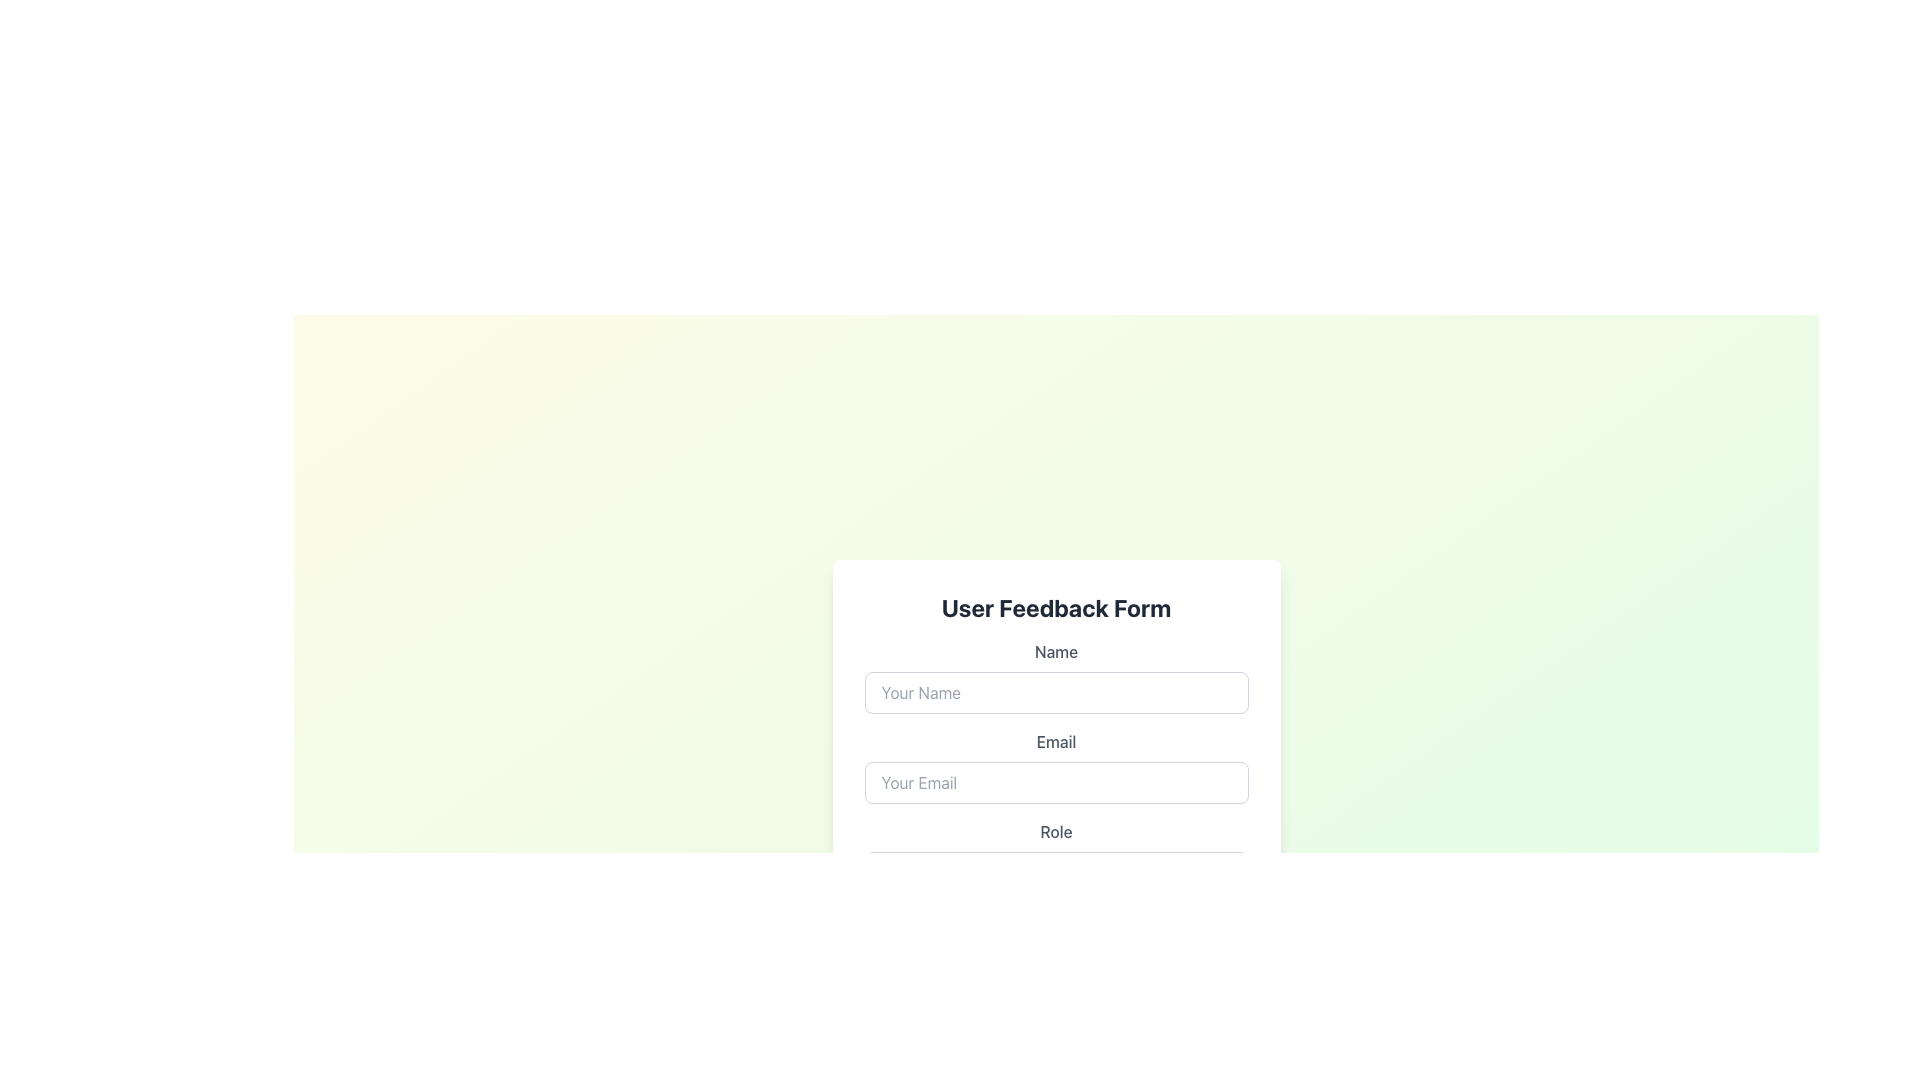 This screenshot has height=1080, width=1920. Describe the element at coordinates (1055, 855) in the screenshot. I see `the centrally positioned dropdown menu in the feedback form` at that location.